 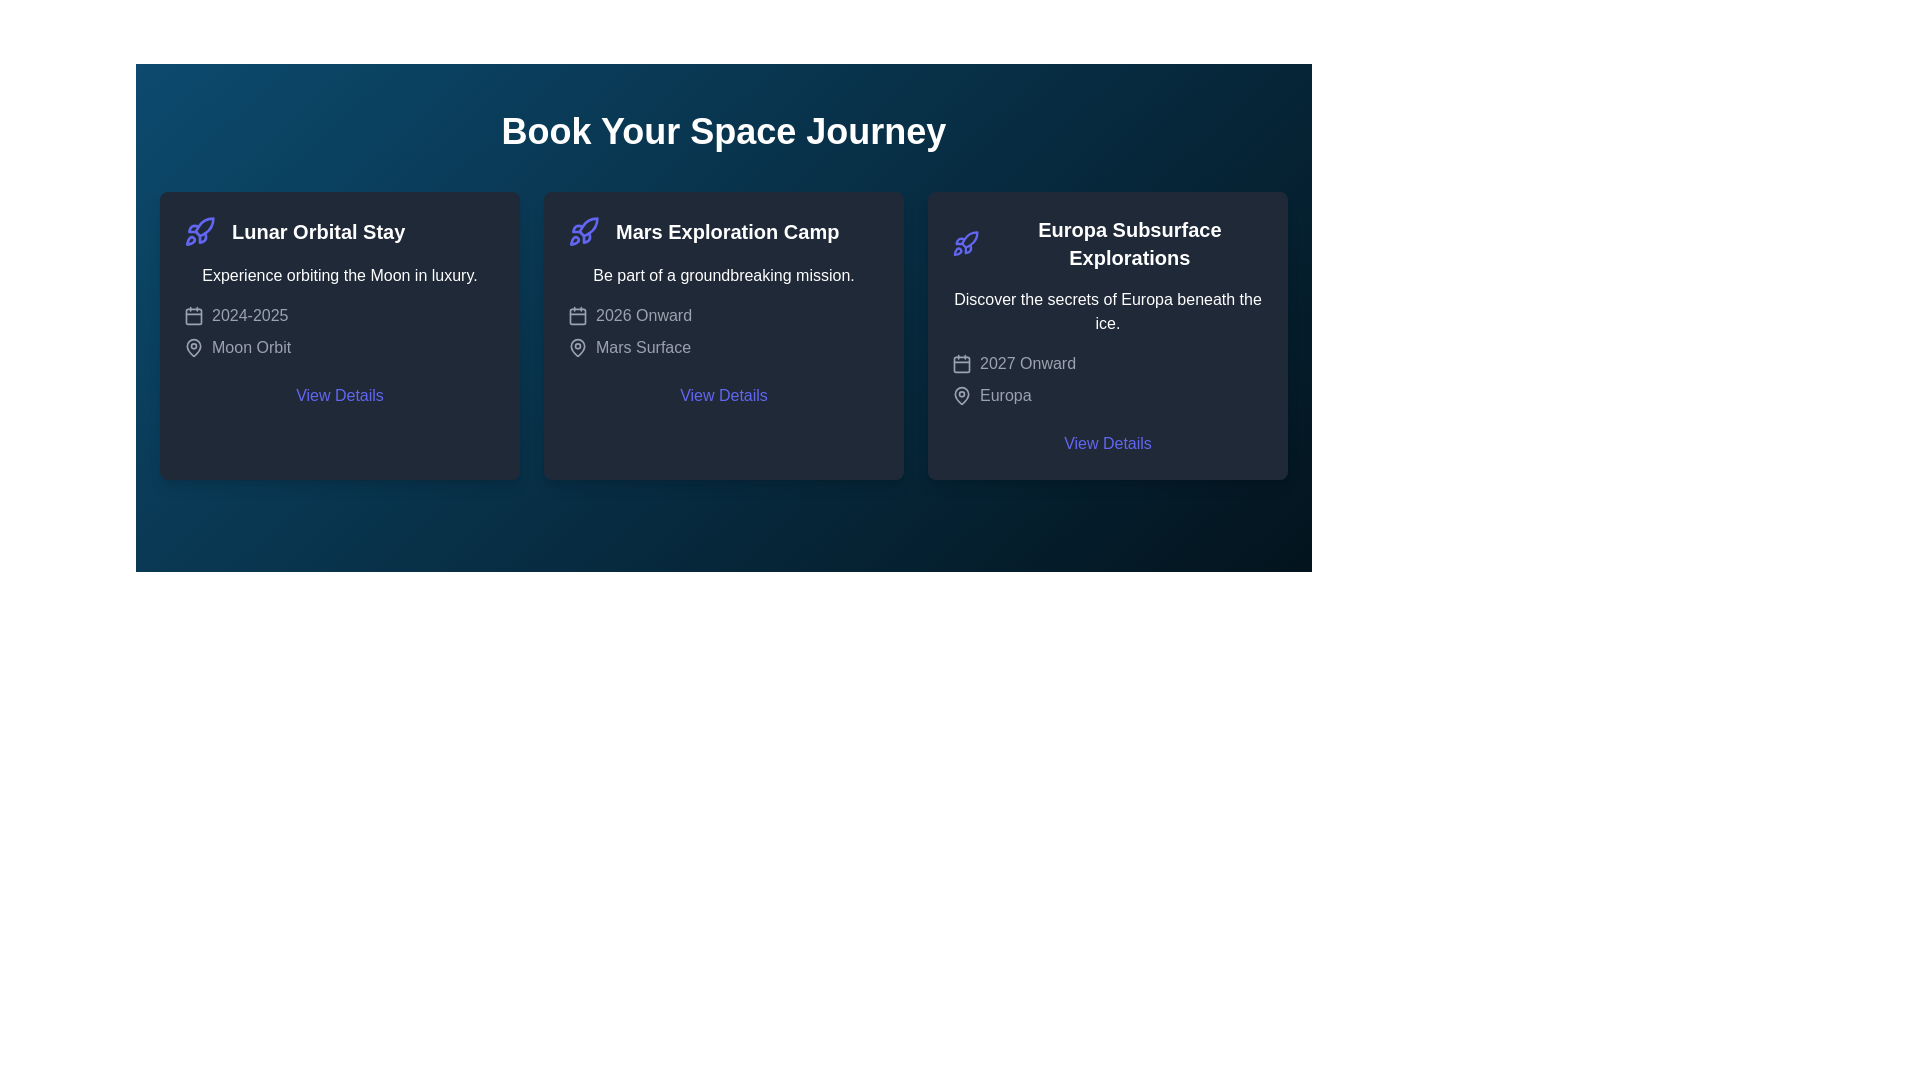 What do you see at coordinates (723, 230) in the screenshot?
I see `text of the heading element that features an indigo rocket icon and the bold title 'Mars Exploration Camp', located at the top of the middle card among three cards` at bounding box center [723, 230].